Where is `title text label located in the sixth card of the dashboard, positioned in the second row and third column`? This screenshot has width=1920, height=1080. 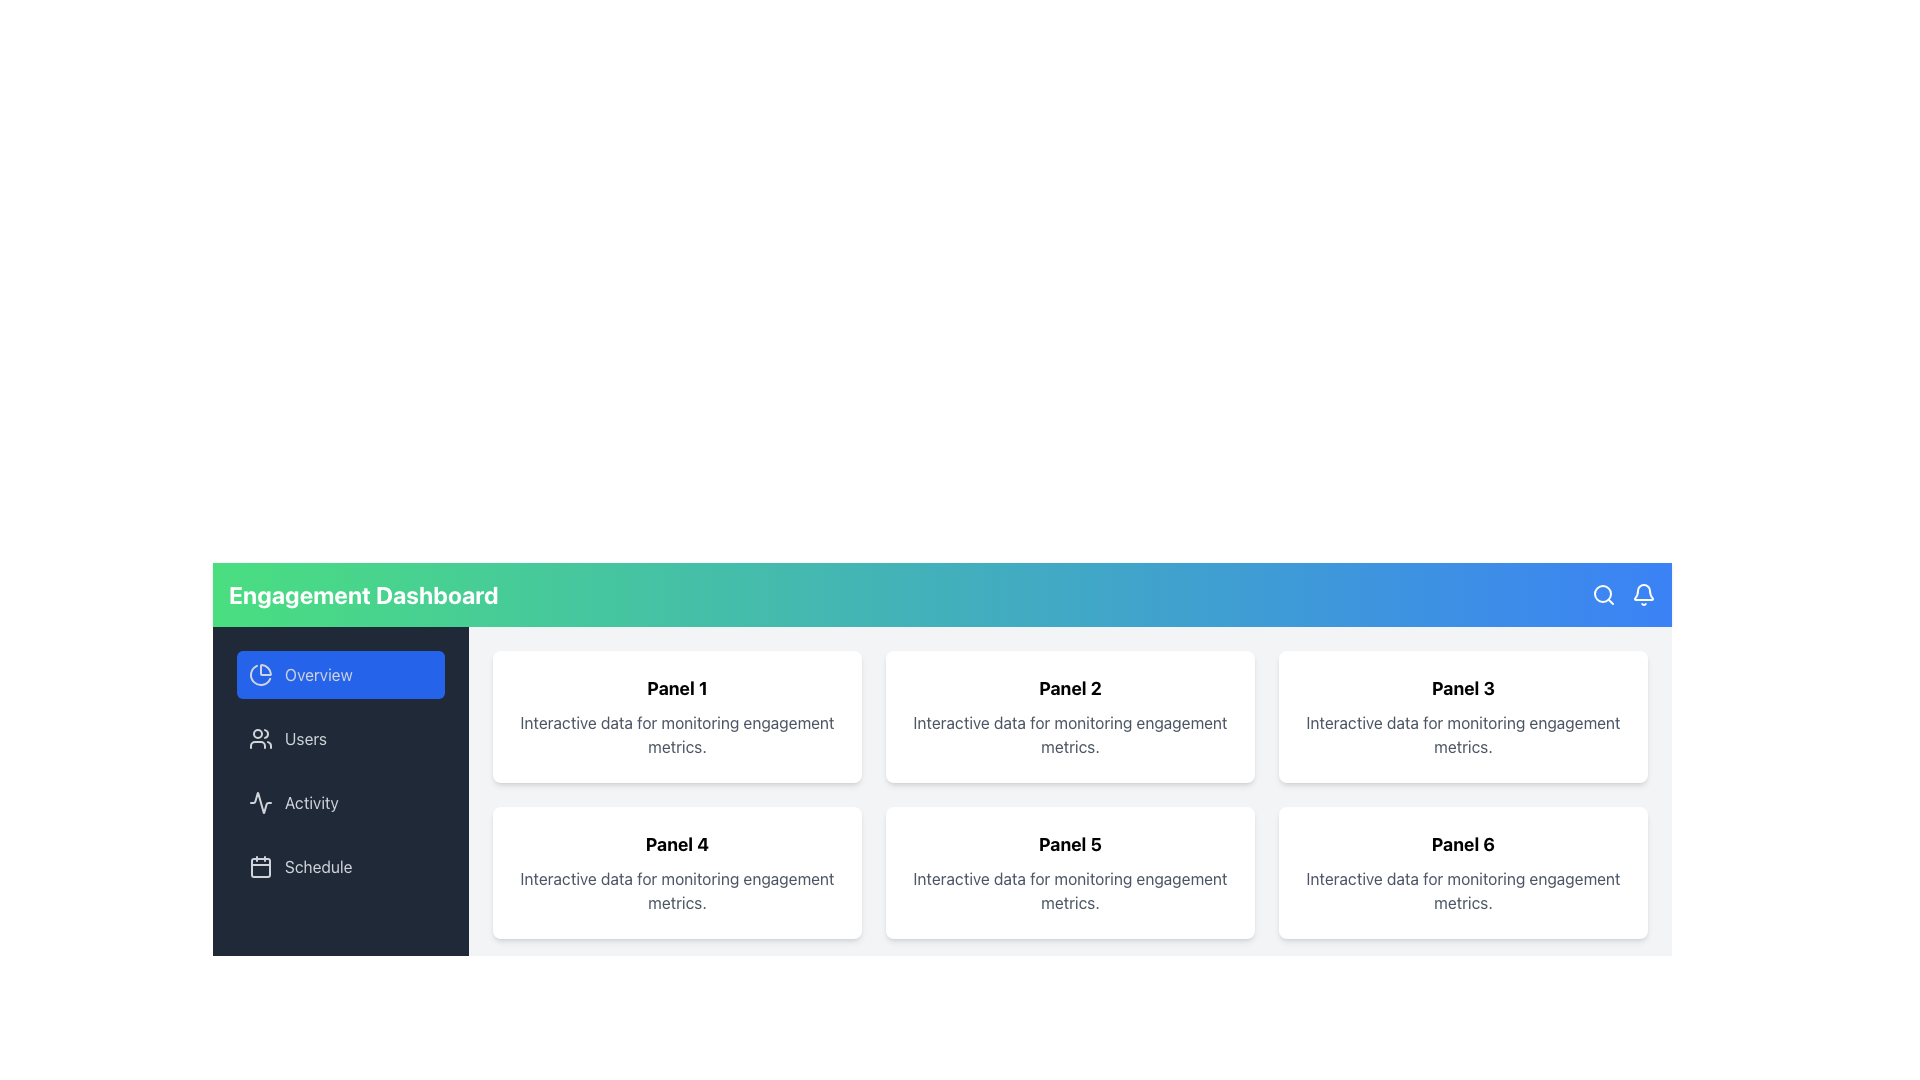 title text label located in the sixth card of the dashboard, positioned in the second row and third column is located at coordinates (1463, 844).